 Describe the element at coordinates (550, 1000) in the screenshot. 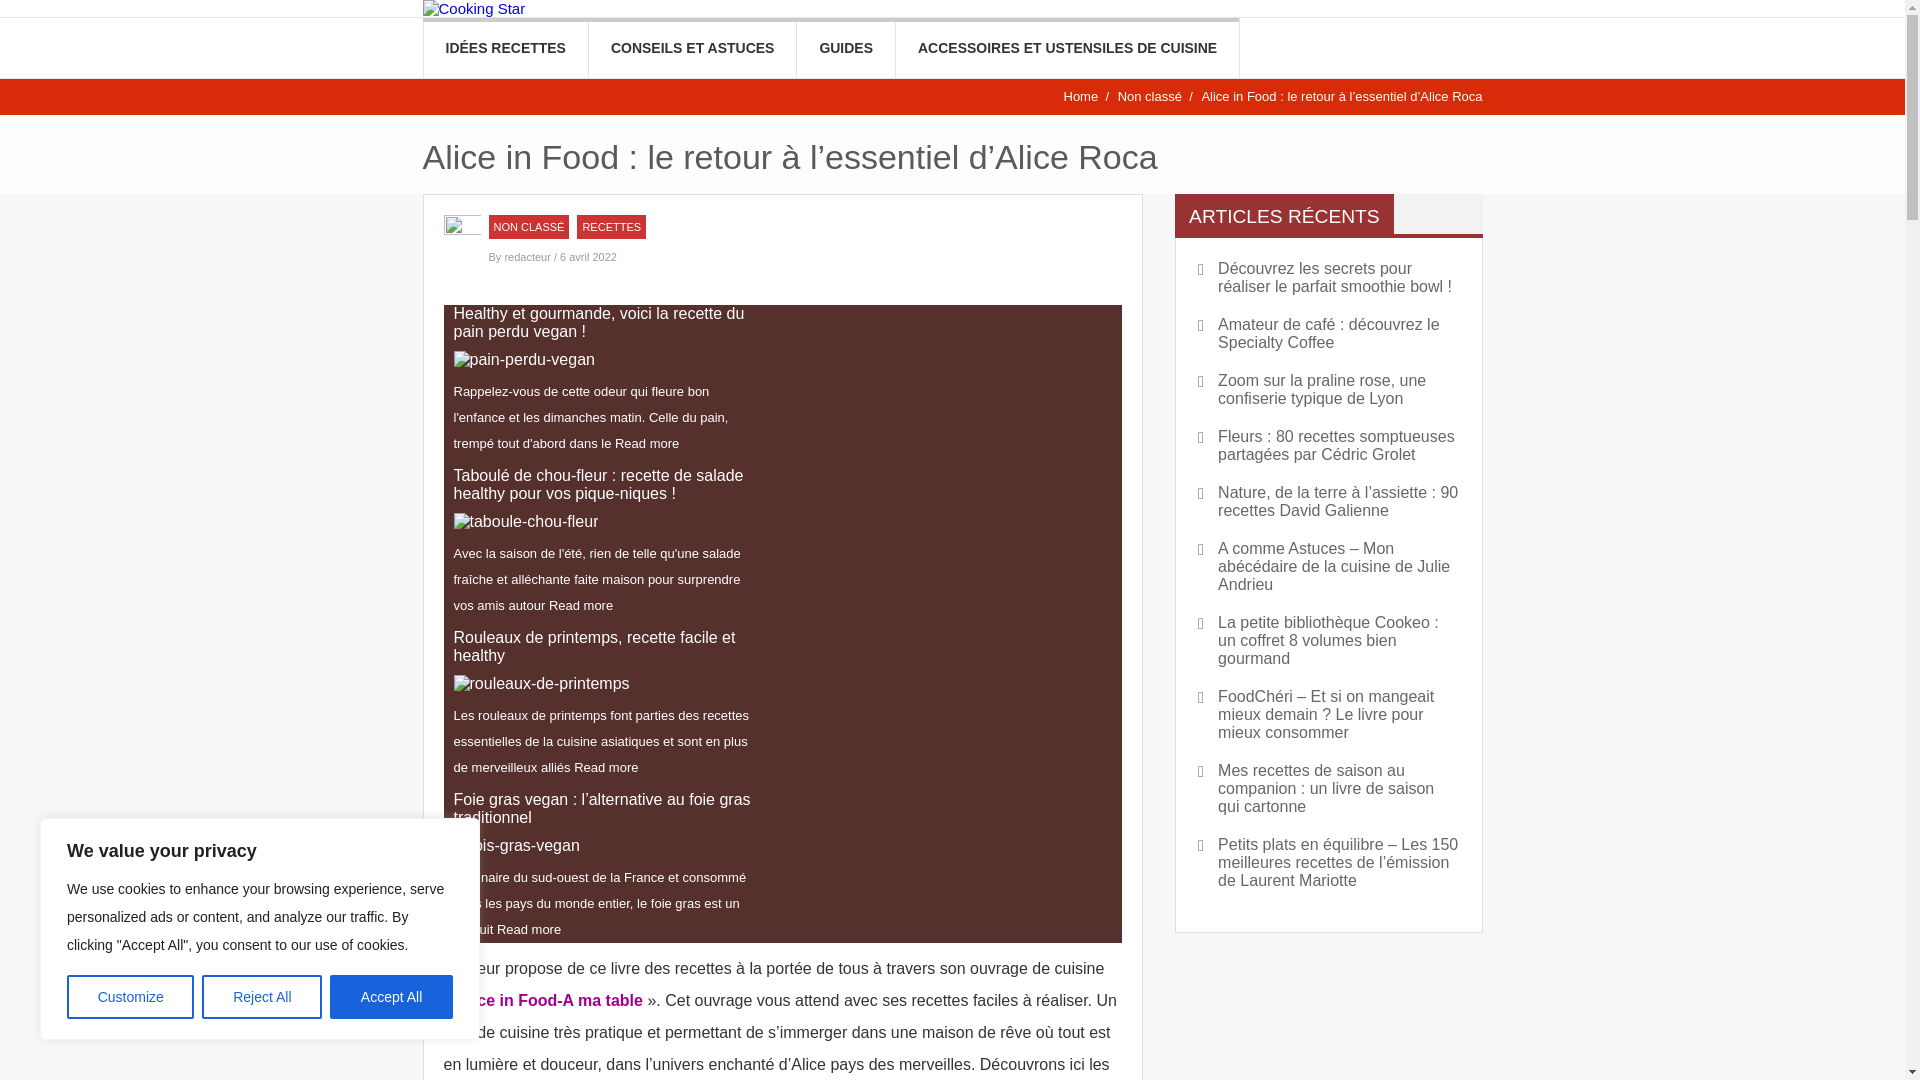

I see `'Alice in Food-A ma table'` at that location.